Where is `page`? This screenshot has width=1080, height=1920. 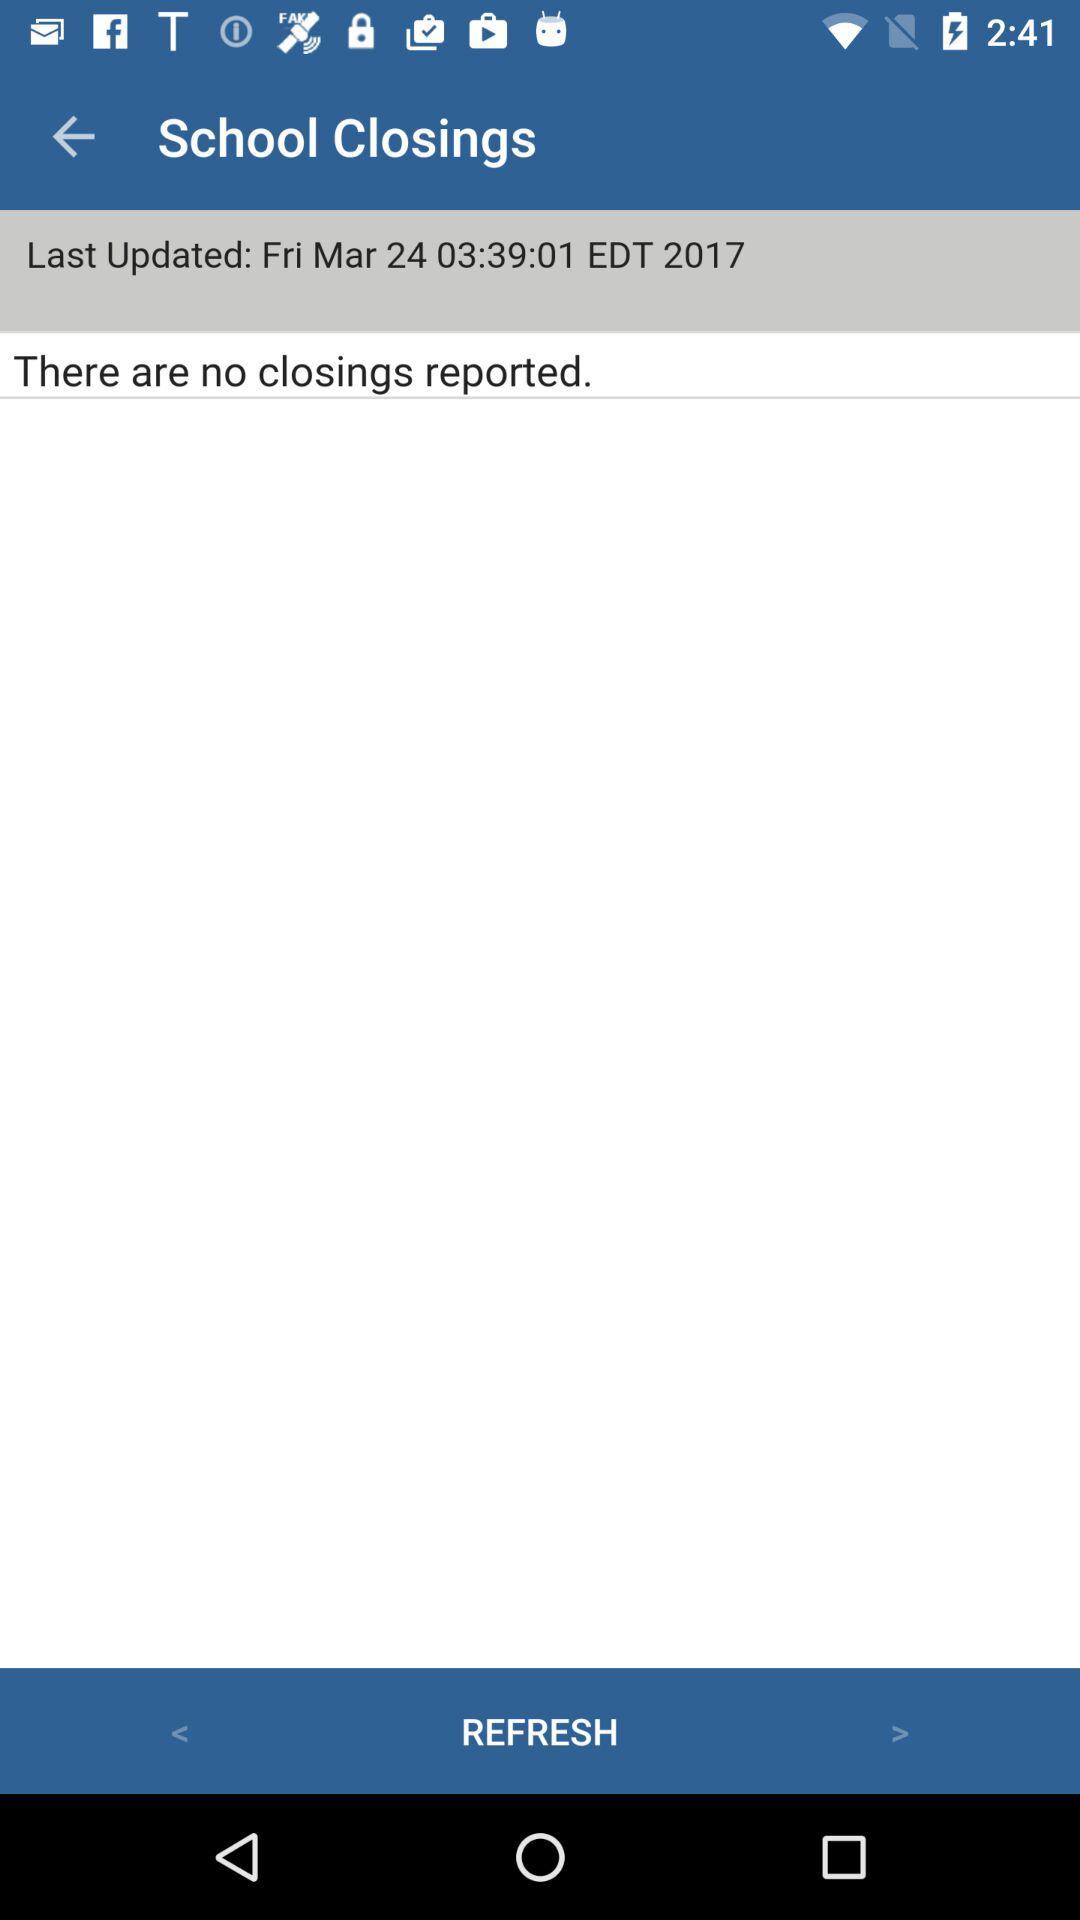 page is located at coordinates (540, 938).